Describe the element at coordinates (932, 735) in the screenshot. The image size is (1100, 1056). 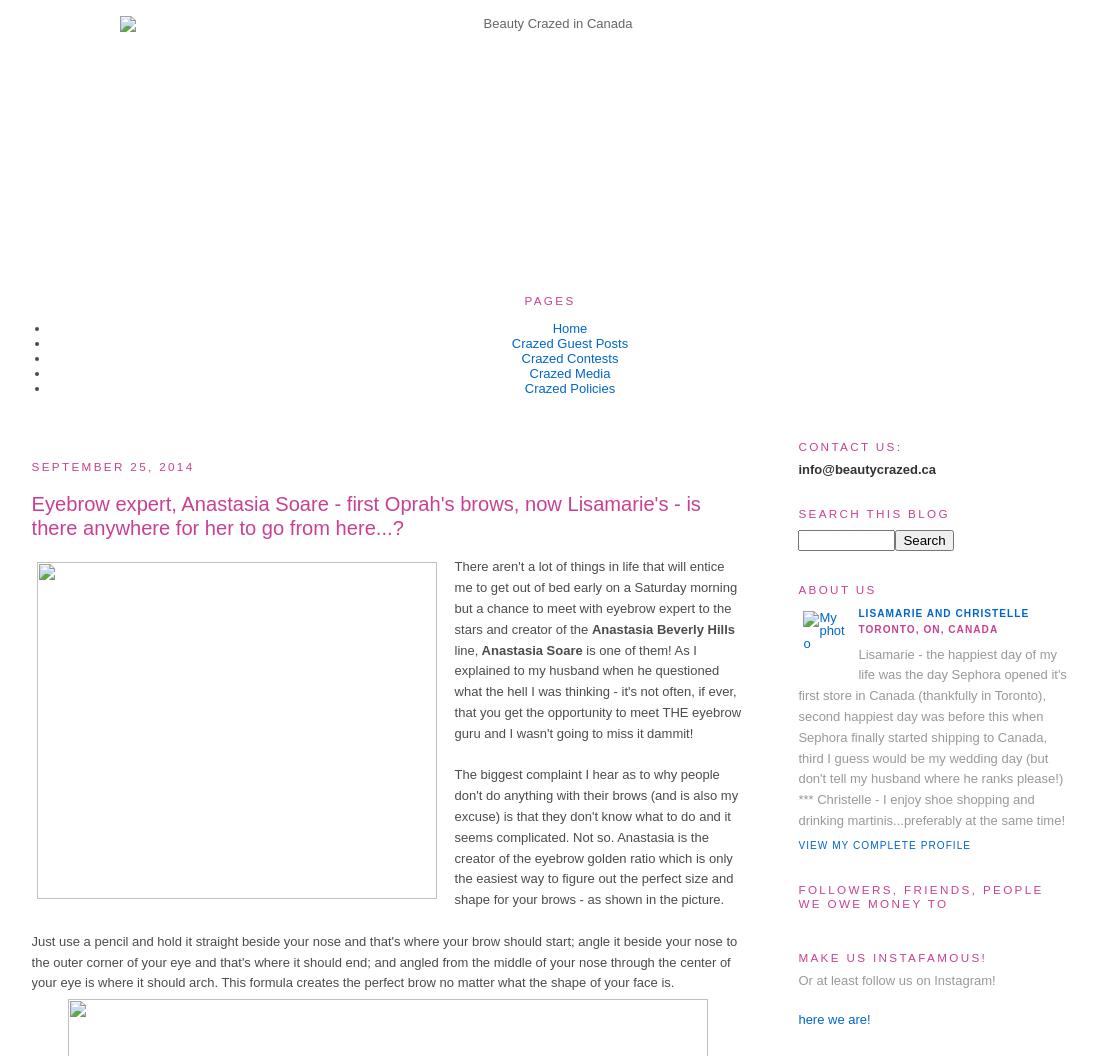
I see `'Lisamarie - the happiest day of my life was the day Sephora opened it's first store in Canada (thankfully in Toronto), second happiest day was before this when Sephora finally started shipping to Canada, third I guess would be my wedding day (but don't tell my husband where he ranks please!)


*** Christelle - I enjoy shoe shopping and drinking martinis...preferably at the same time!'` at that location.